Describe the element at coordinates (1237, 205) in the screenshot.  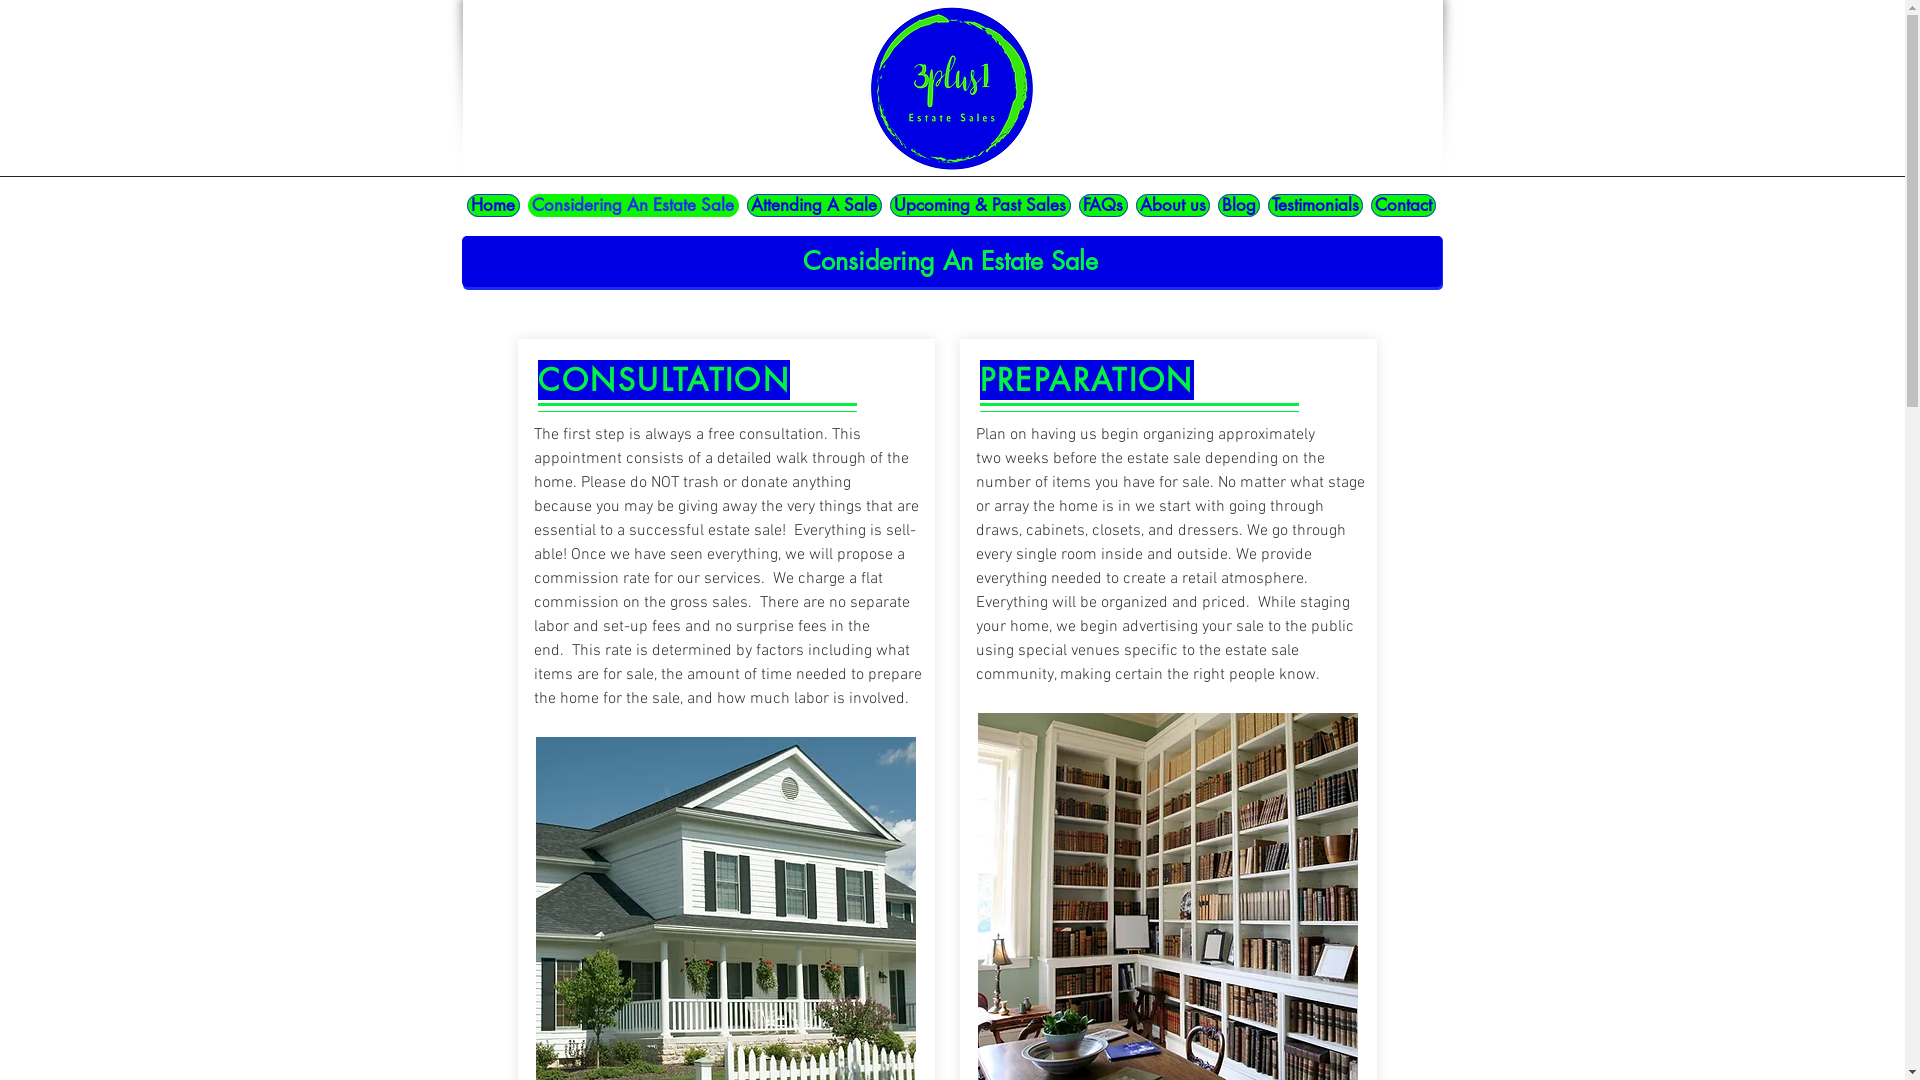
I see `'Blog'` at that location.